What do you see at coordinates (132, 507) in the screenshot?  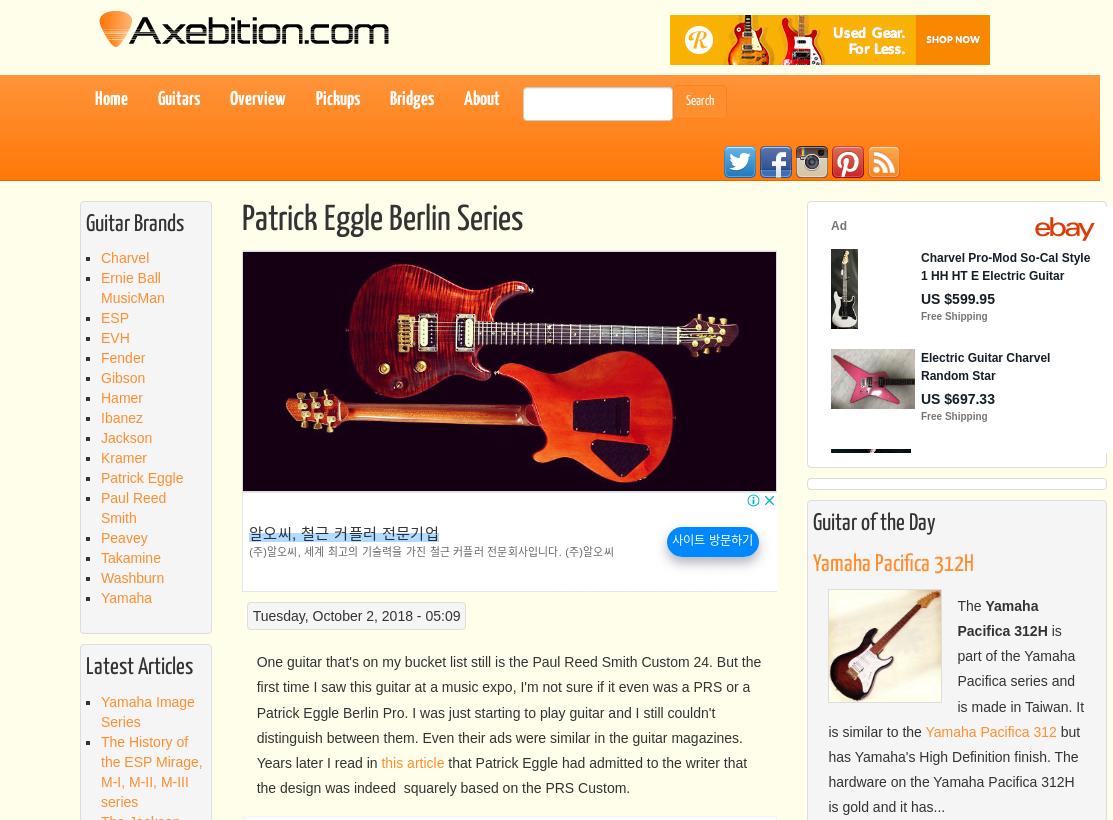 I see `'Paul Reed Smith'` at bounding box center [132, 507].